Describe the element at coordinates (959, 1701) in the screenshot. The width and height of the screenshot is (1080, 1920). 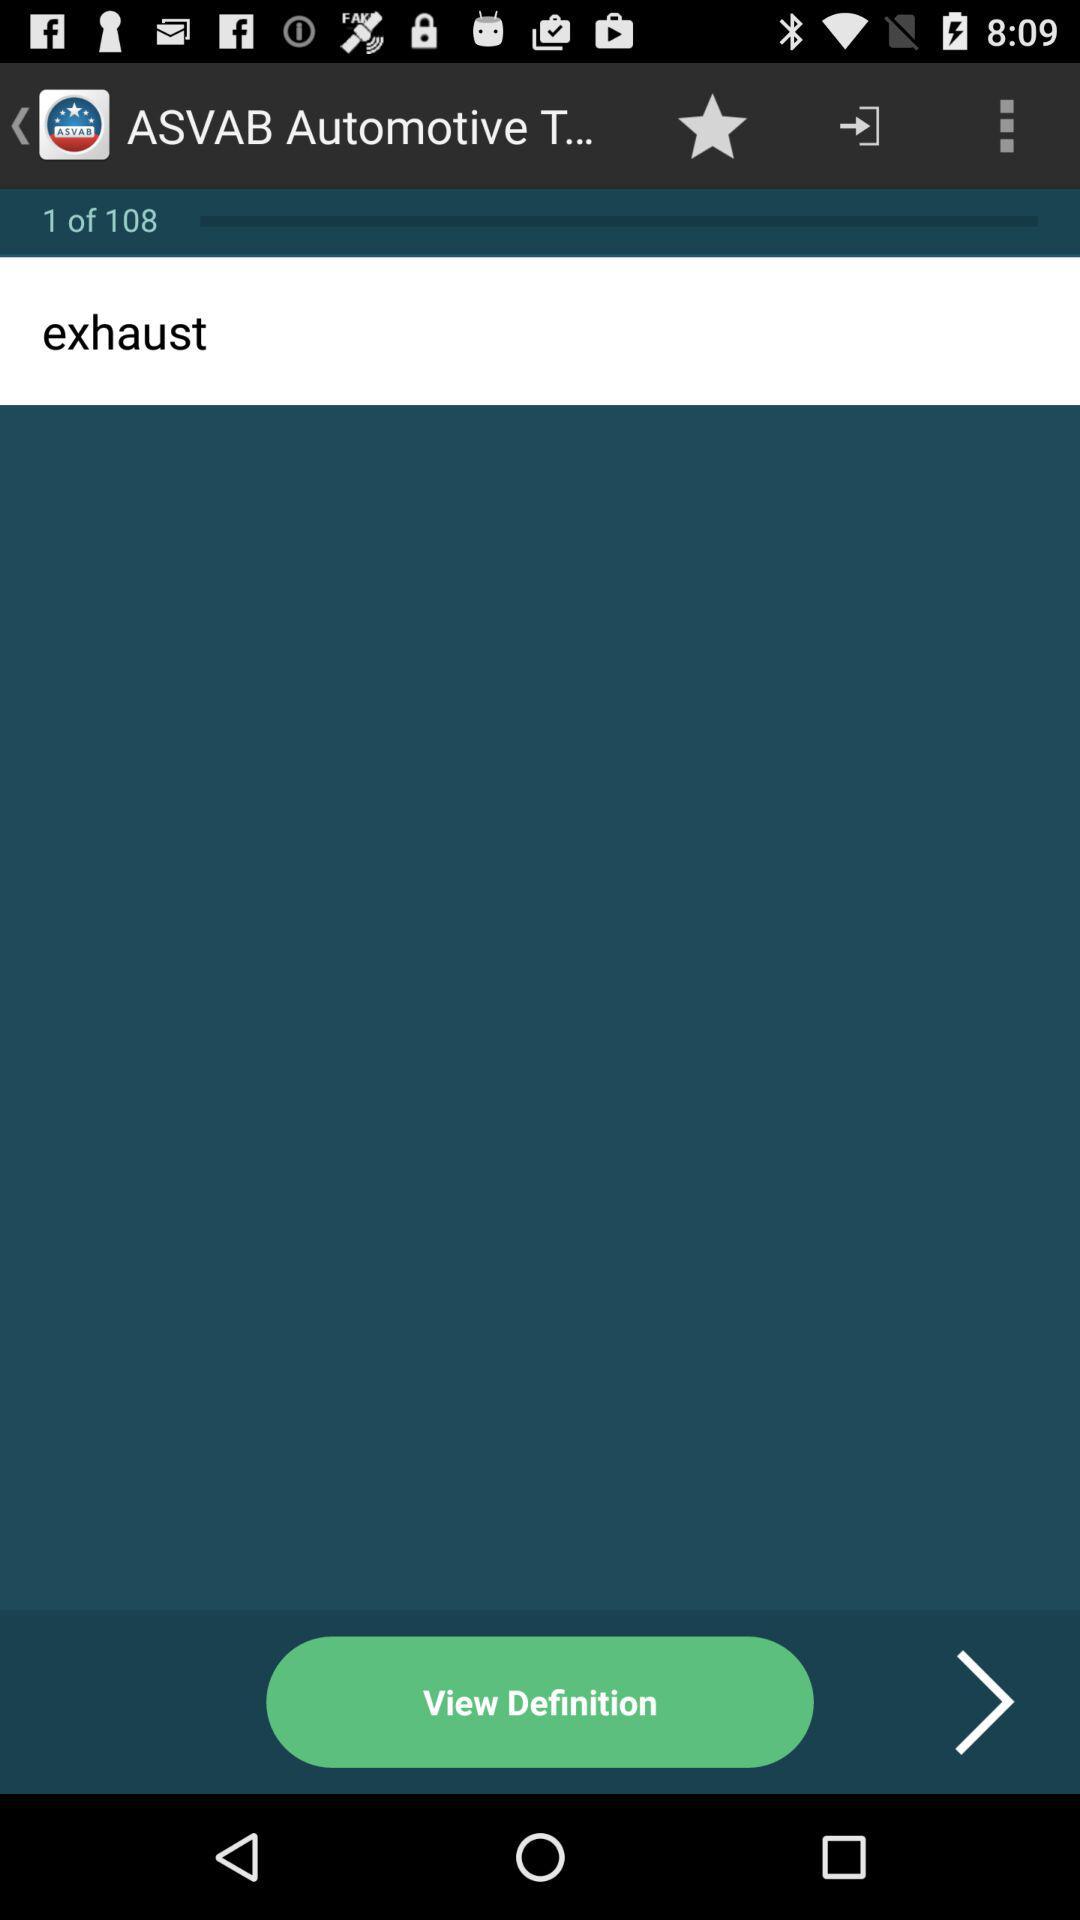
I see `item at the bottom right corner` at that location.